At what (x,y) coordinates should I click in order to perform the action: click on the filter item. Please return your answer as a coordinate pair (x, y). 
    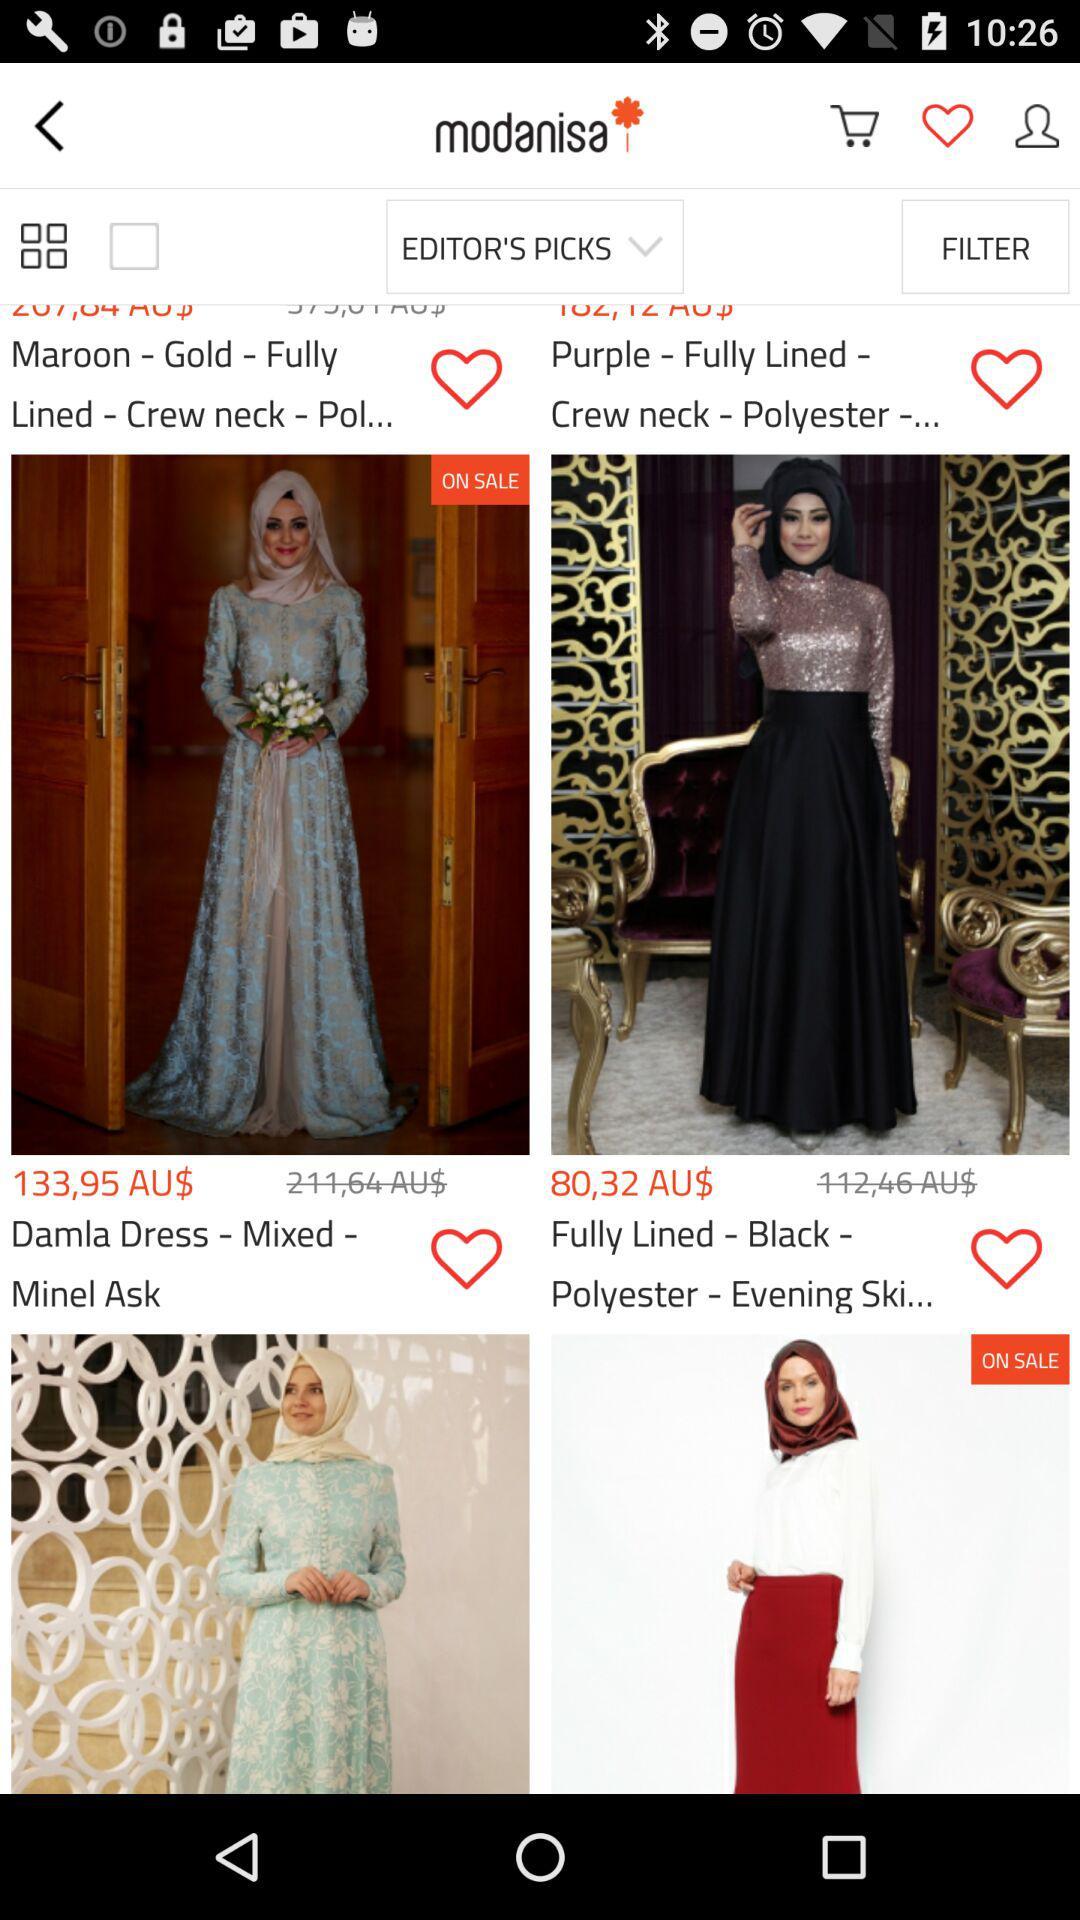
    Looking at the image, I should click on (984, 245).